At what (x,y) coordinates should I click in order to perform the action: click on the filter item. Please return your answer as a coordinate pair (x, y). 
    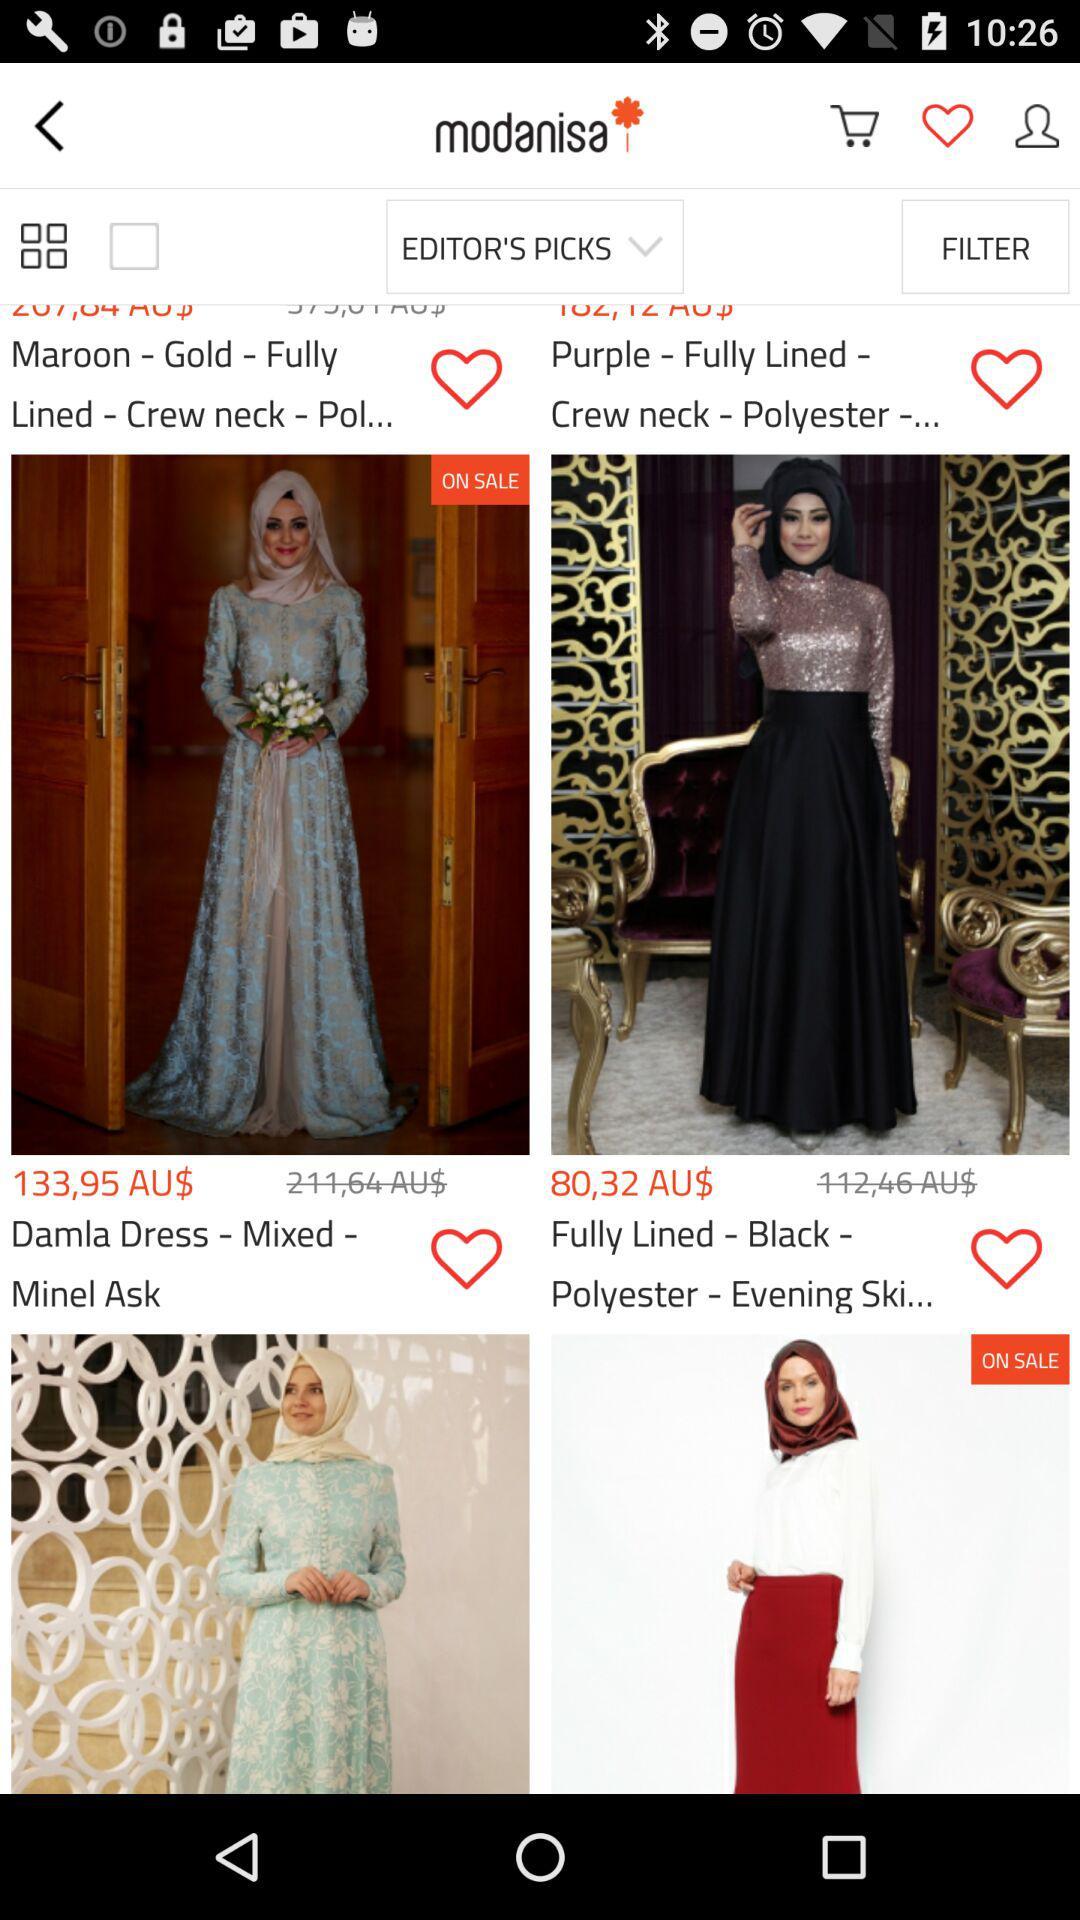
    Looking at the image, I should click on (984, 245).